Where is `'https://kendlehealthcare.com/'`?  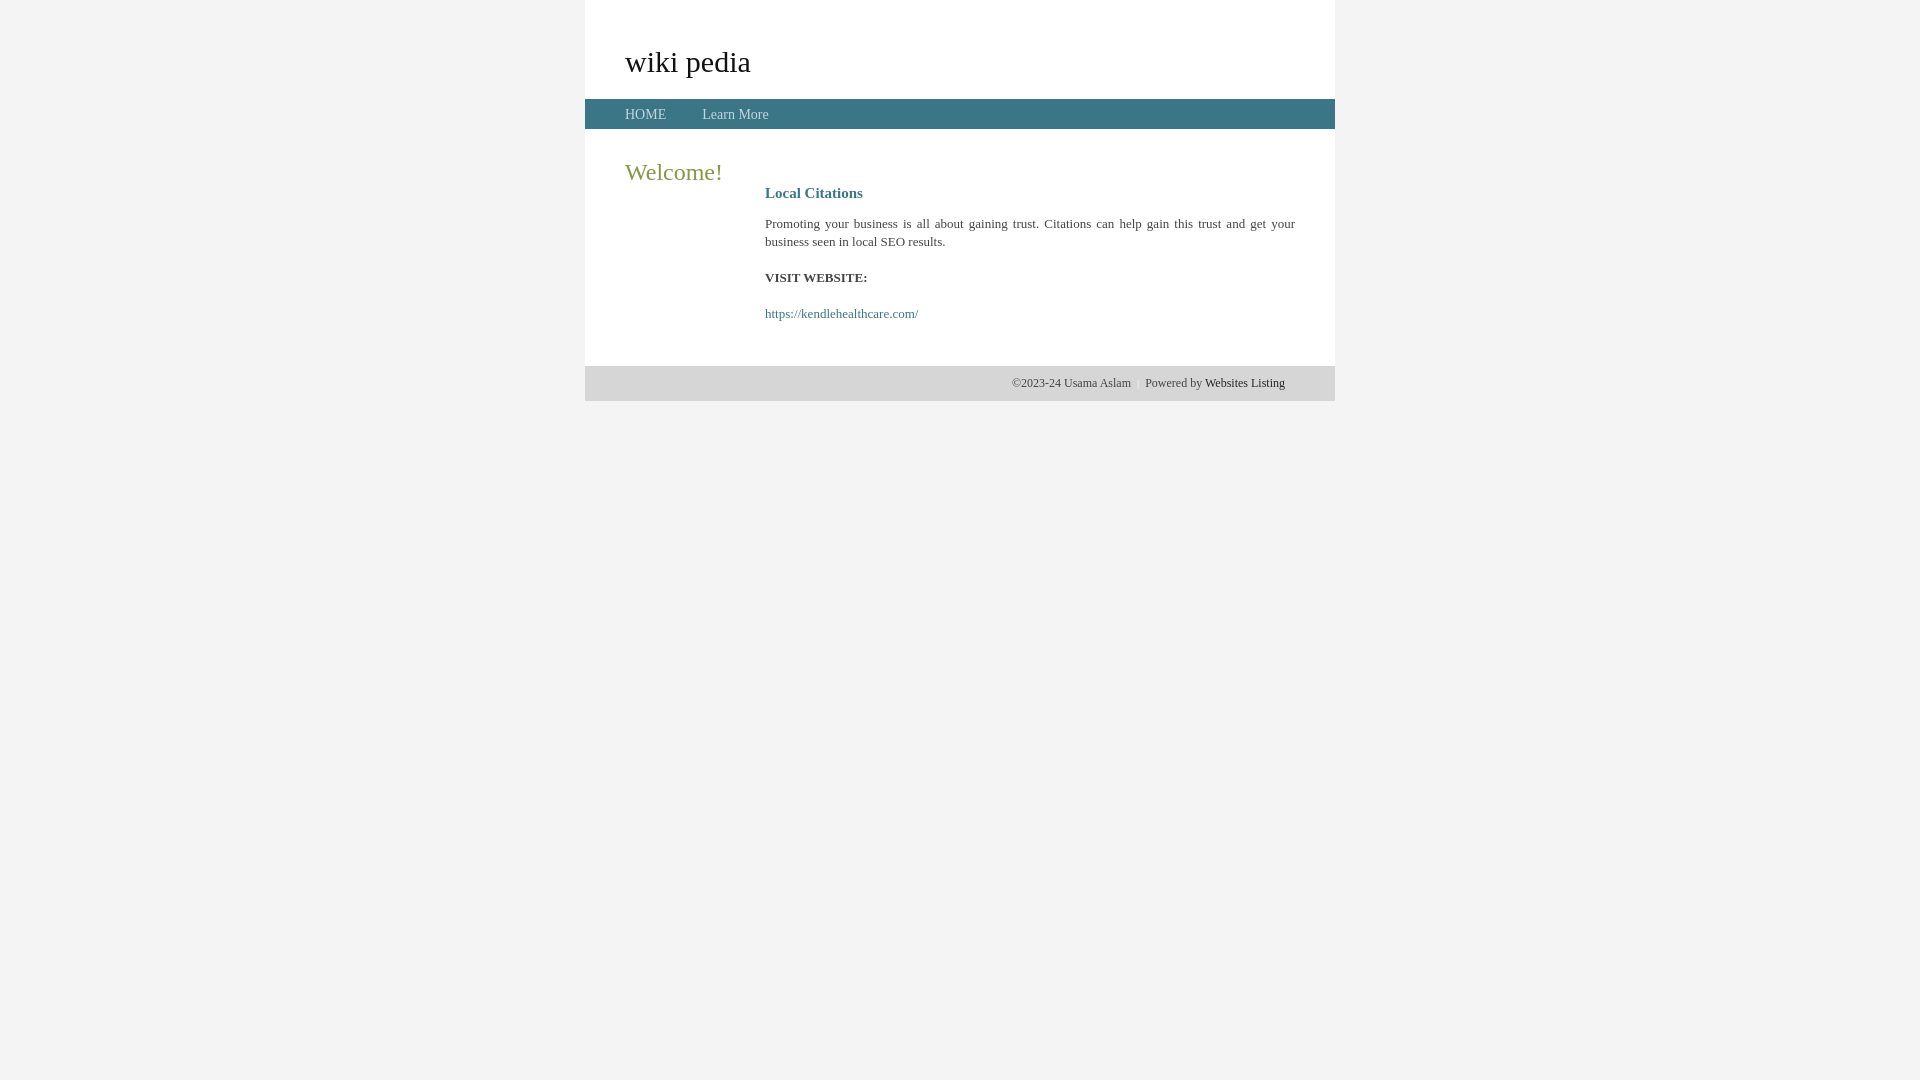
'https://kendlehealthcare.com/' is located at coordinates (841, 313).